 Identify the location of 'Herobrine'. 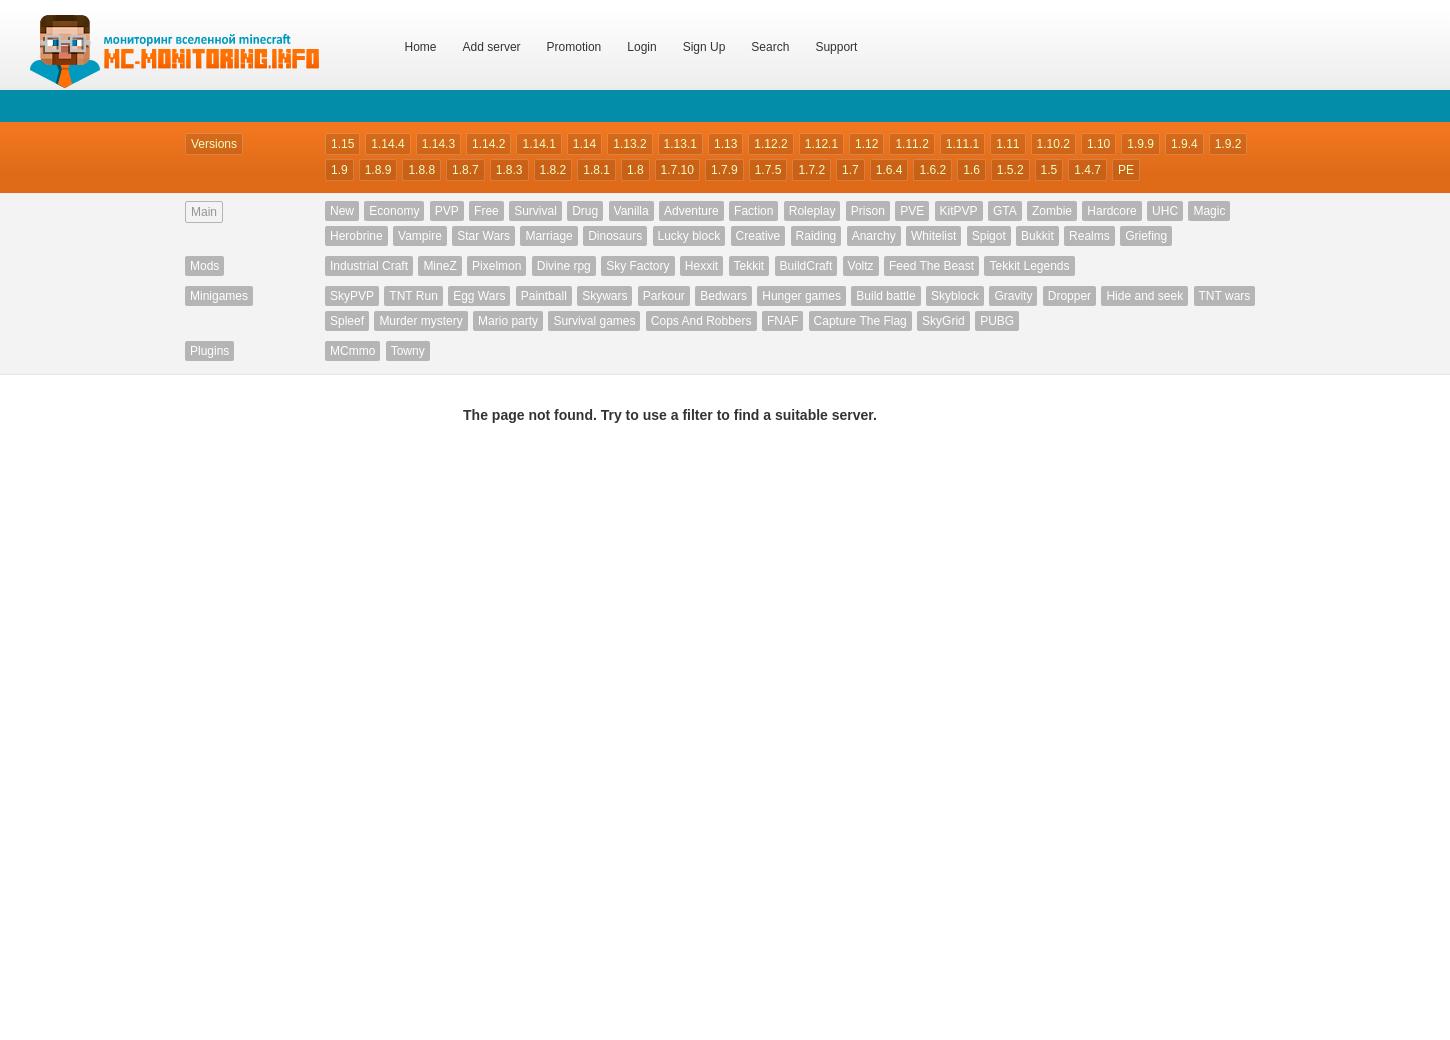
(355, 235).